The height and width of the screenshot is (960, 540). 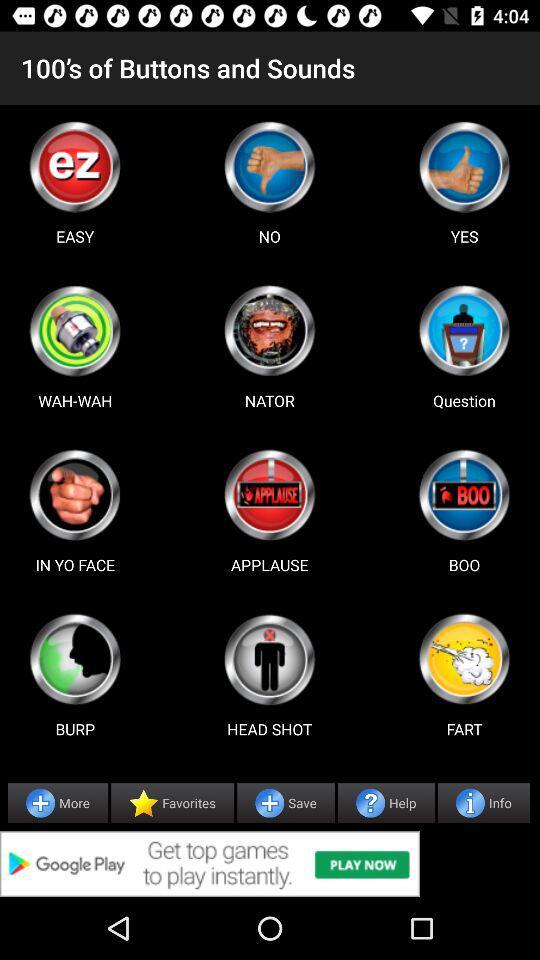 What do you see at coordinates (74, 165) in the screenshot?
I see `easy` at bounding box center [74, 165].